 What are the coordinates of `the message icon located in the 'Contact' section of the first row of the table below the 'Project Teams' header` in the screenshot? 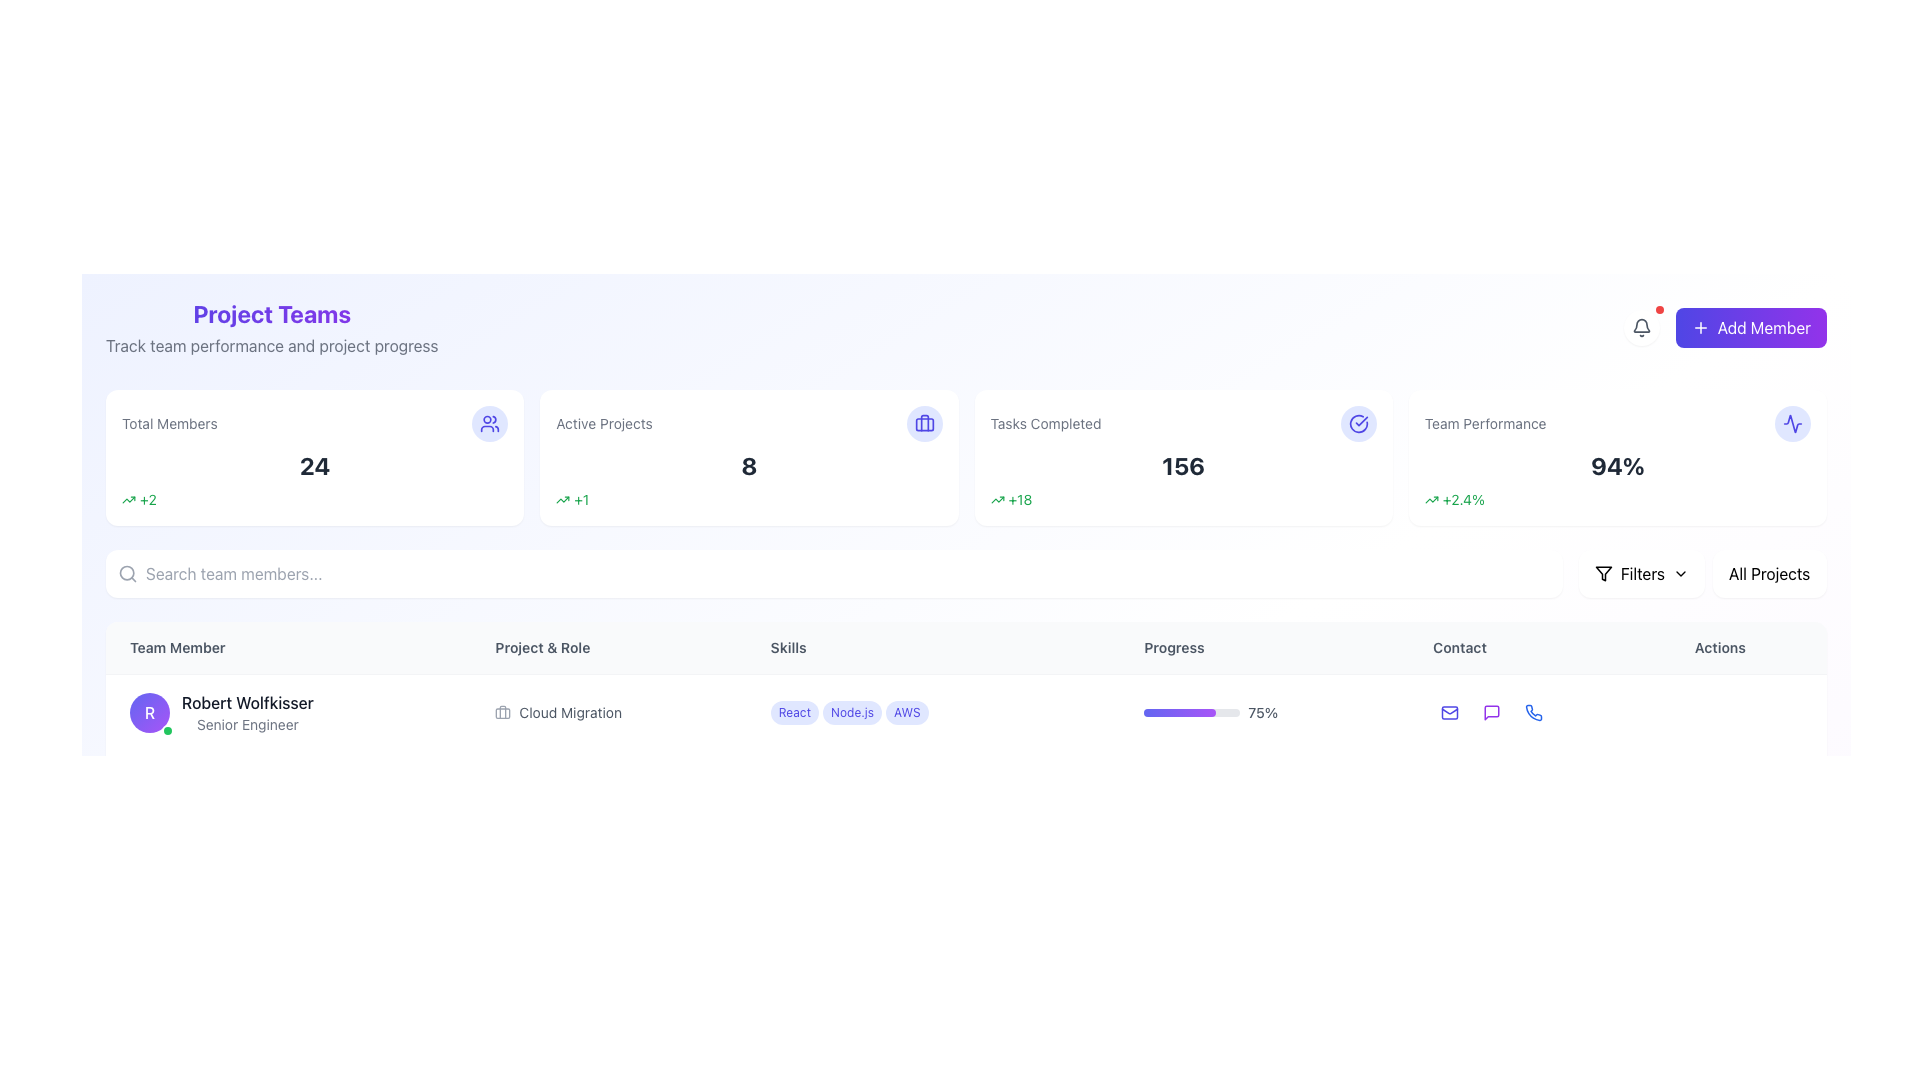 It's located at (1492, 712).